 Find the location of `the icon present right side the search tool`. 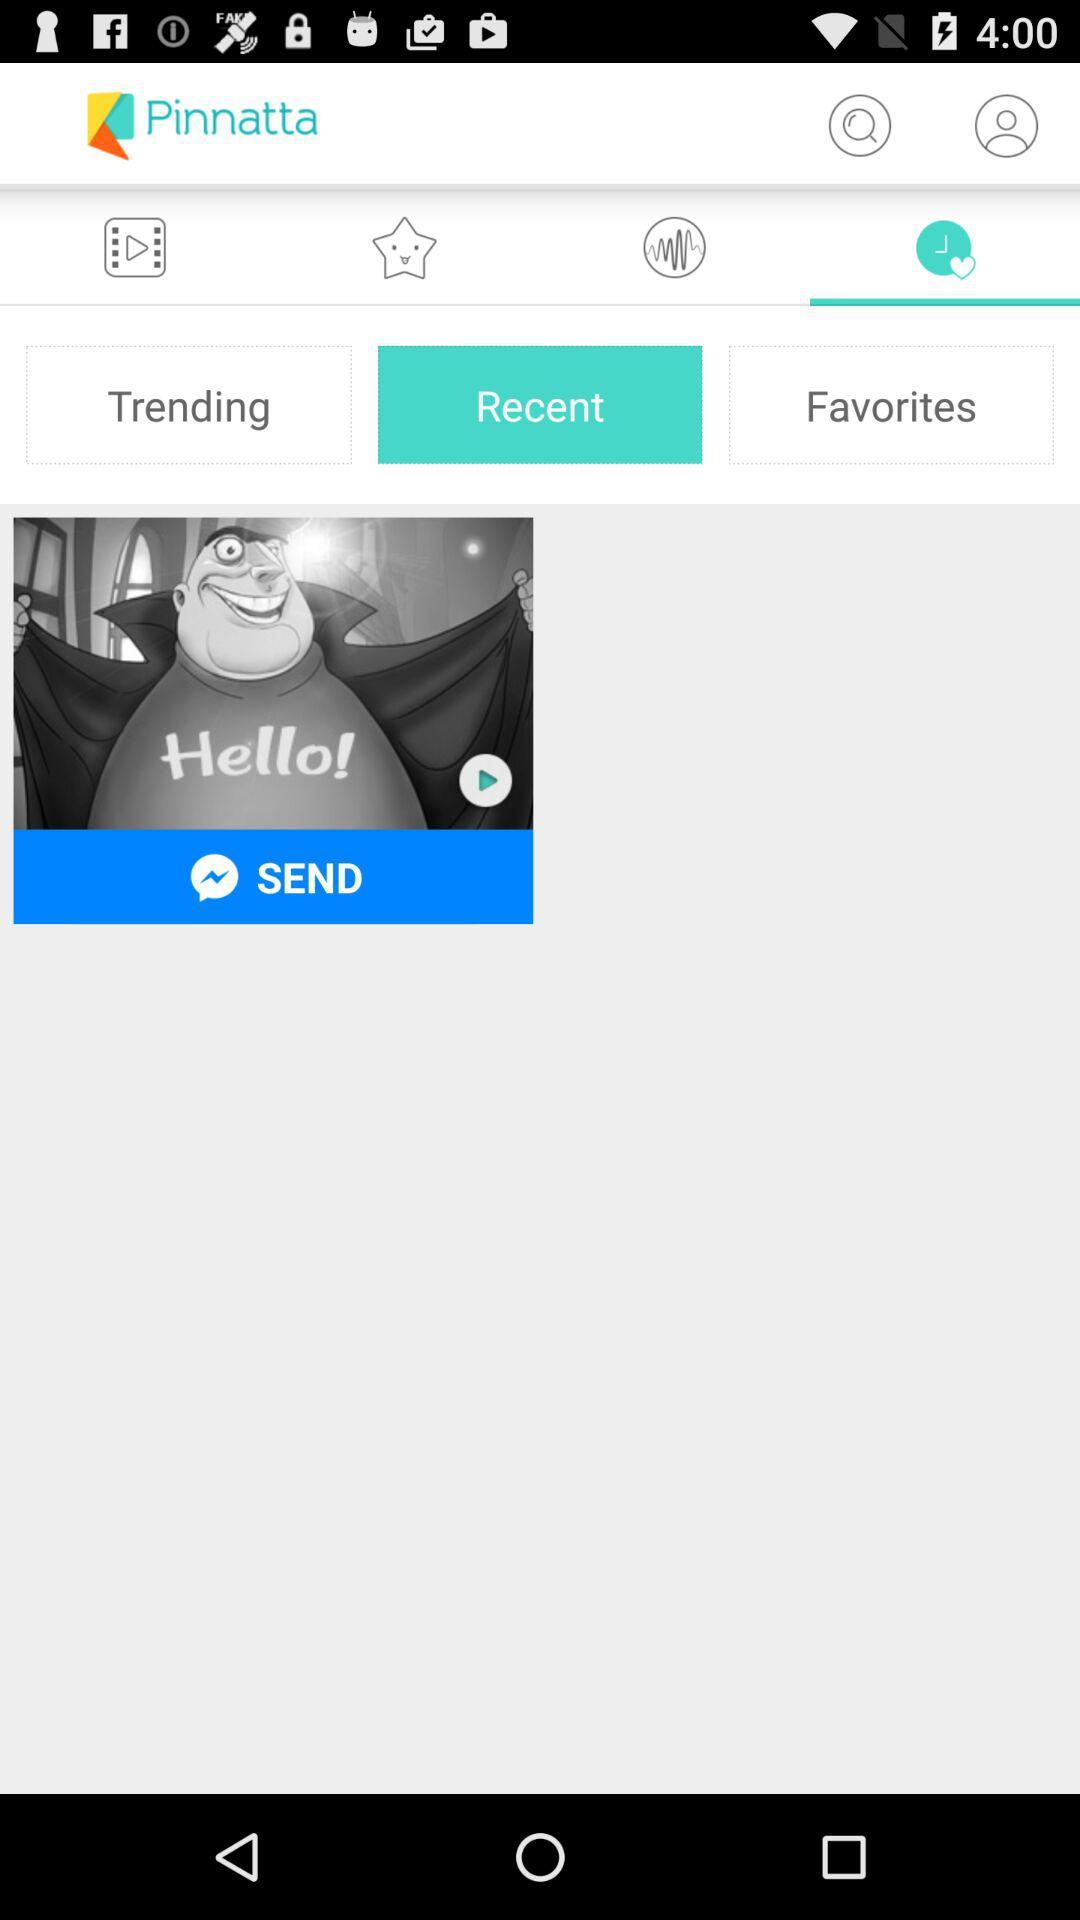

the icon present right side the search tool is located at coordinates (1006, 124).